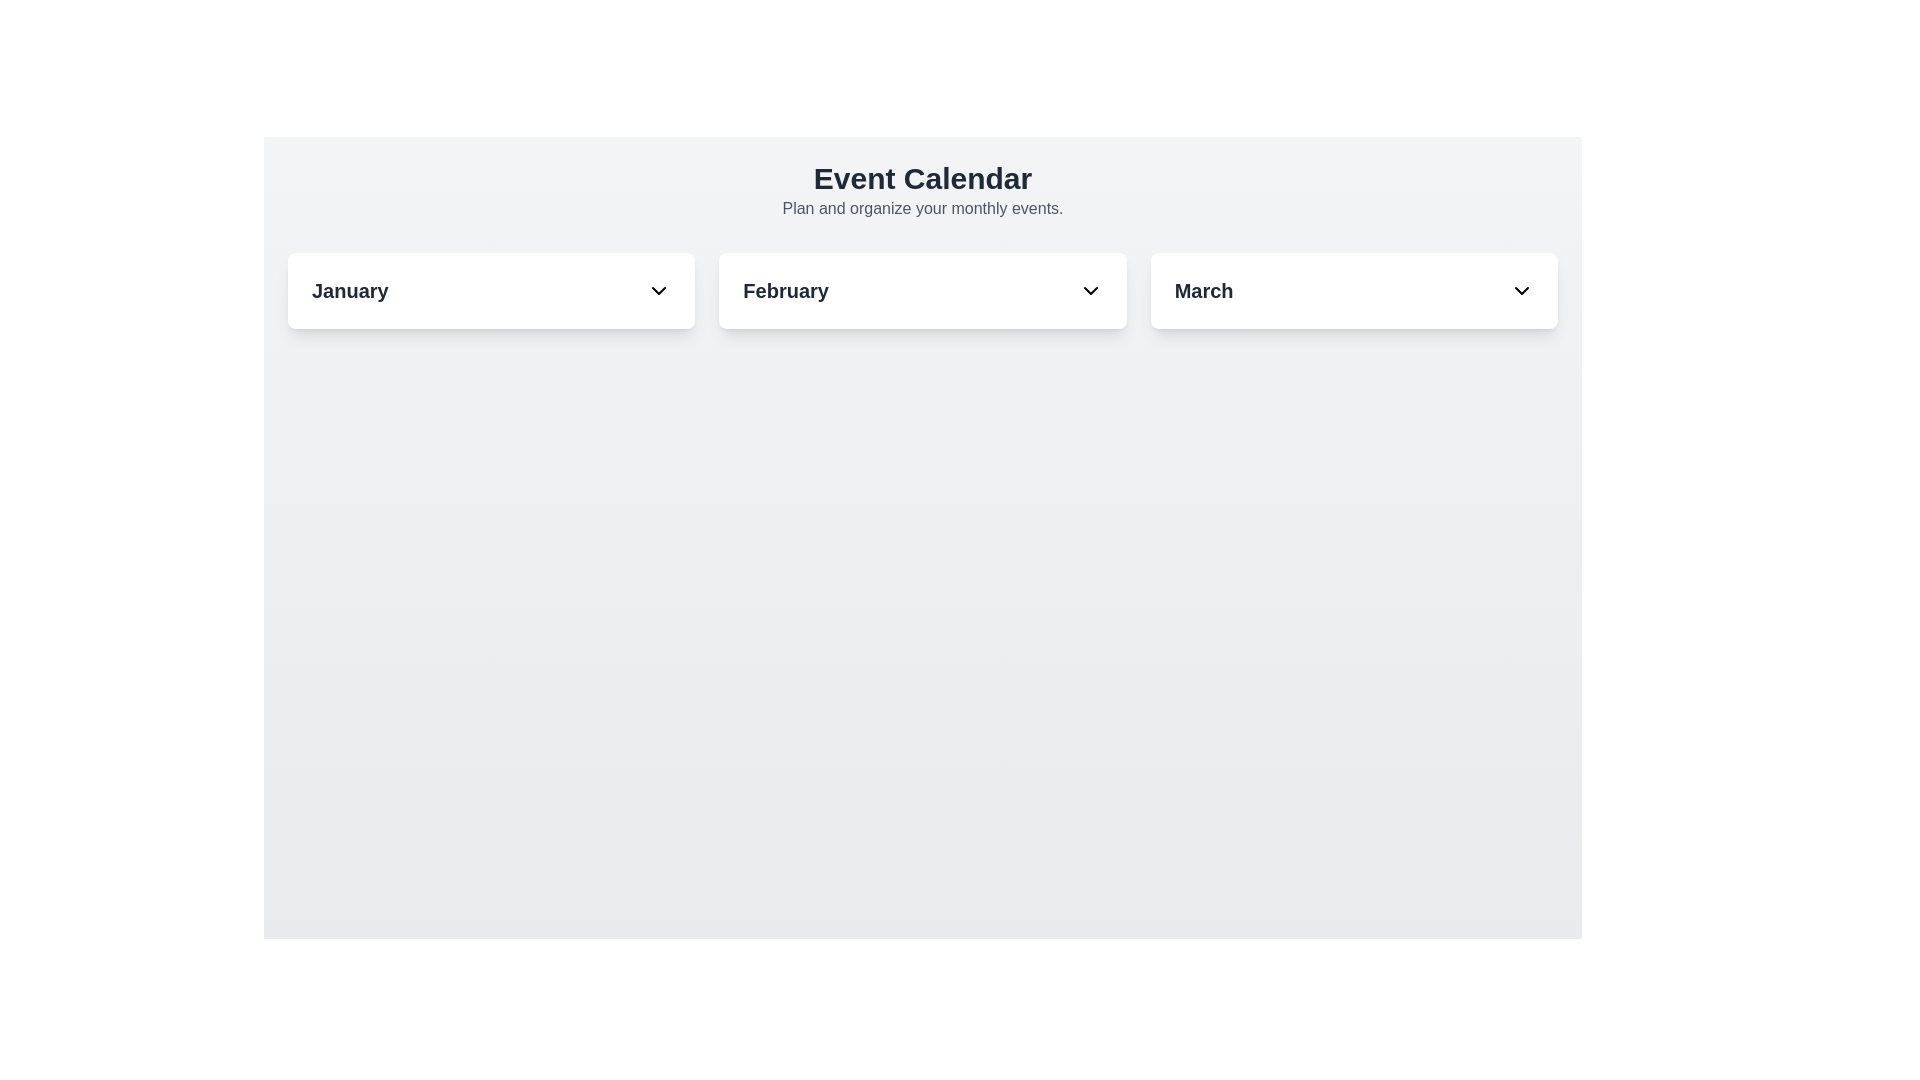 Image resolution: width=1920 pixels, height=1080 pixels. Describe the element at coordinates (1354, 290) in the screenshot. I see `the 'March' button with dropdown functionality` at that location.